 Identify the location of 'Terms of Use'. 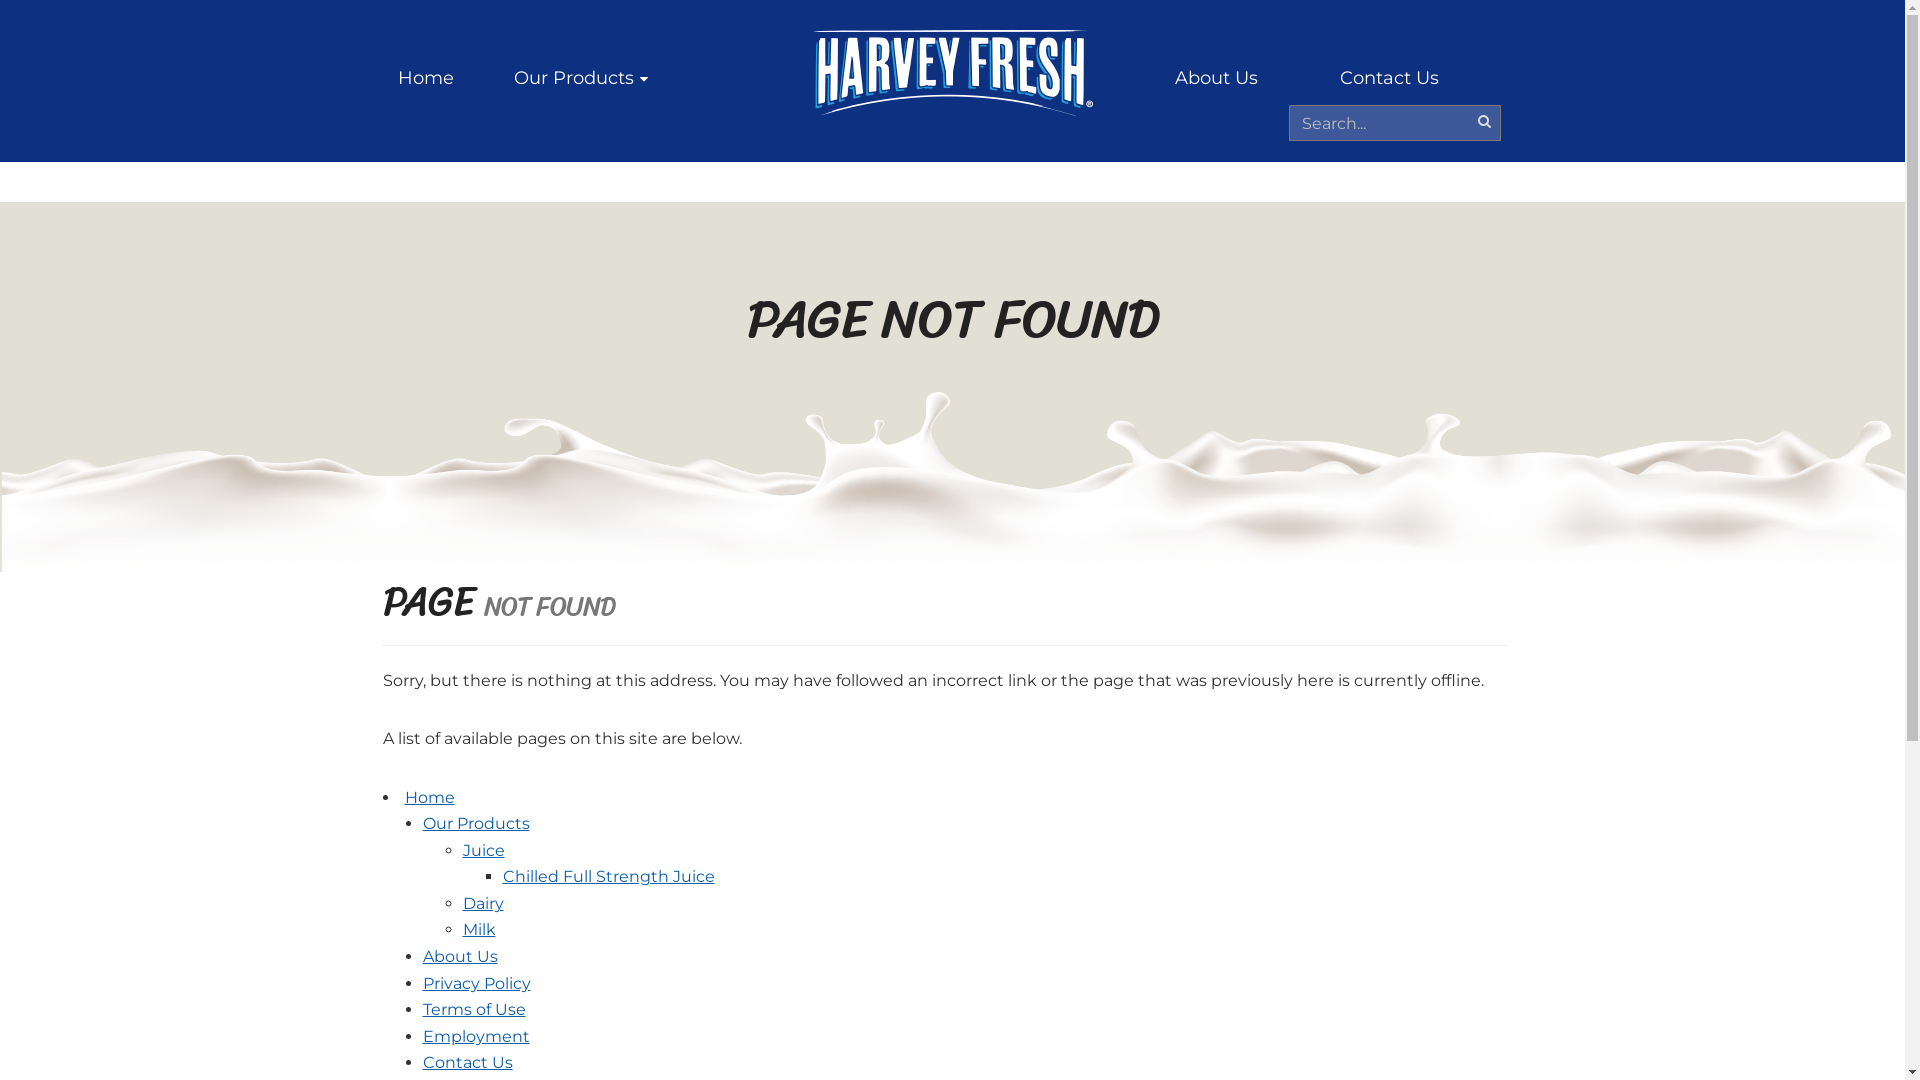
(421, 1009).